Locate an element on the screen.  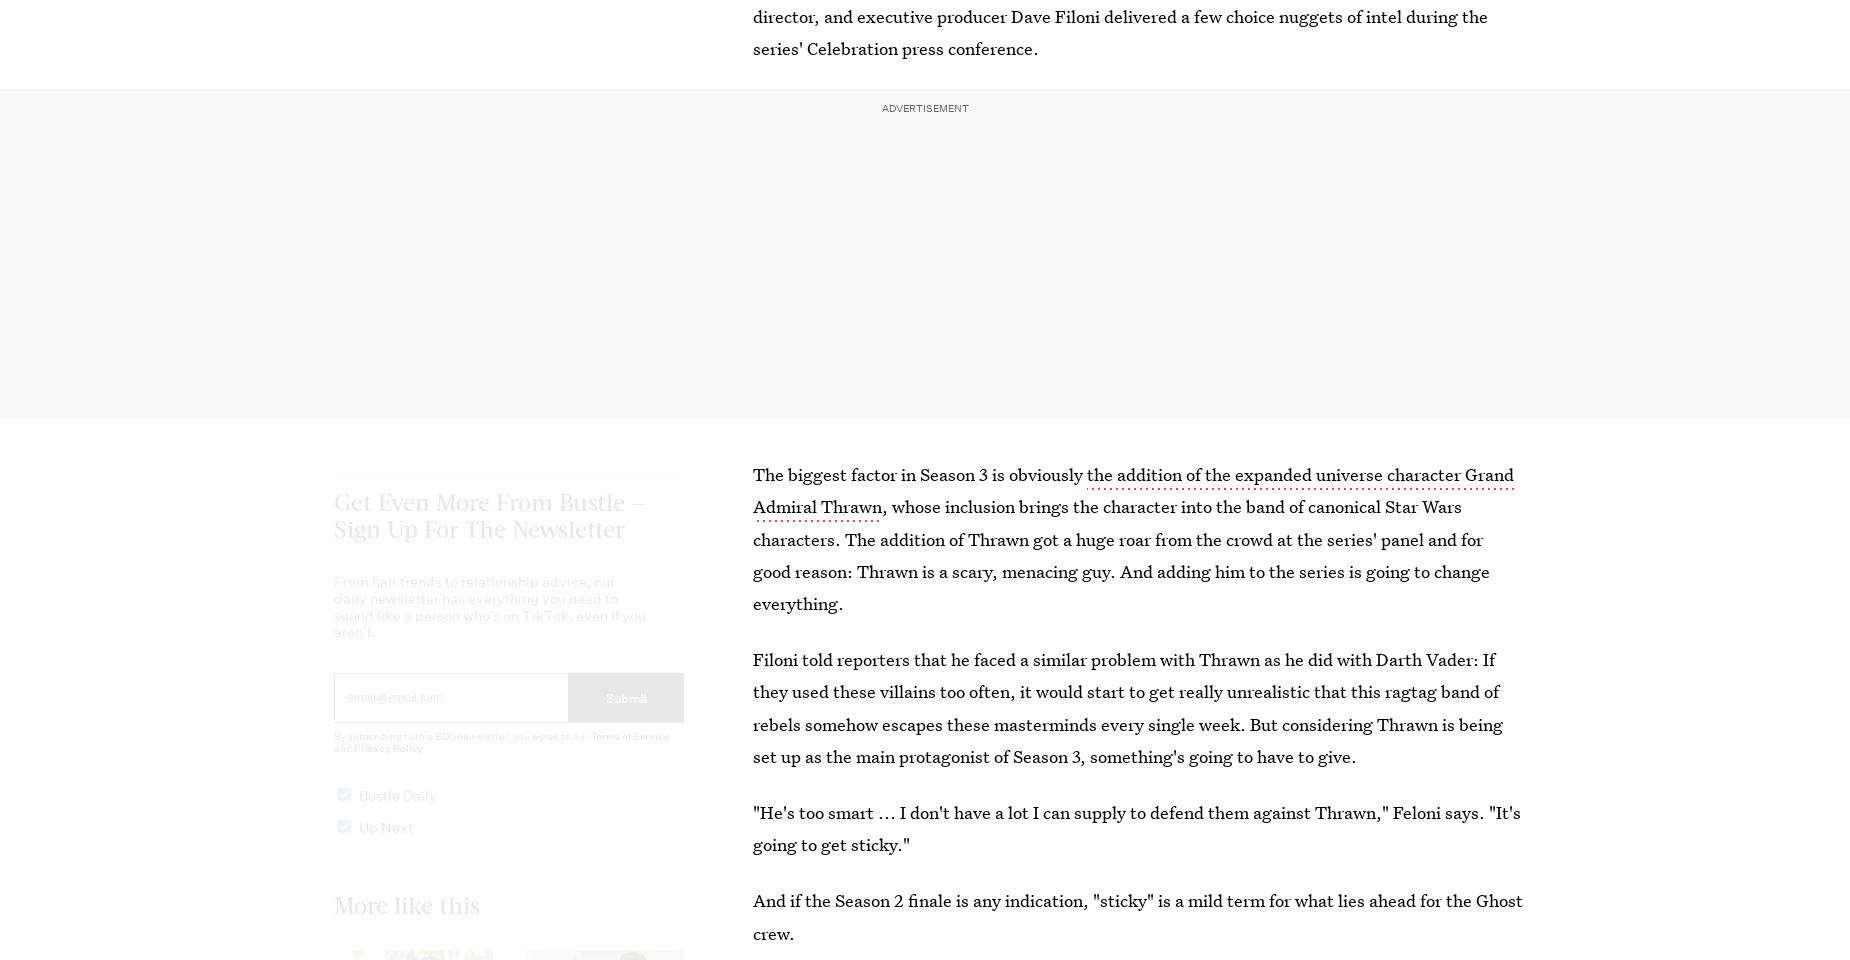
'the addition of the expanded universe character Grand Admiral Thrawn' is located at coordinates (1132, 489).